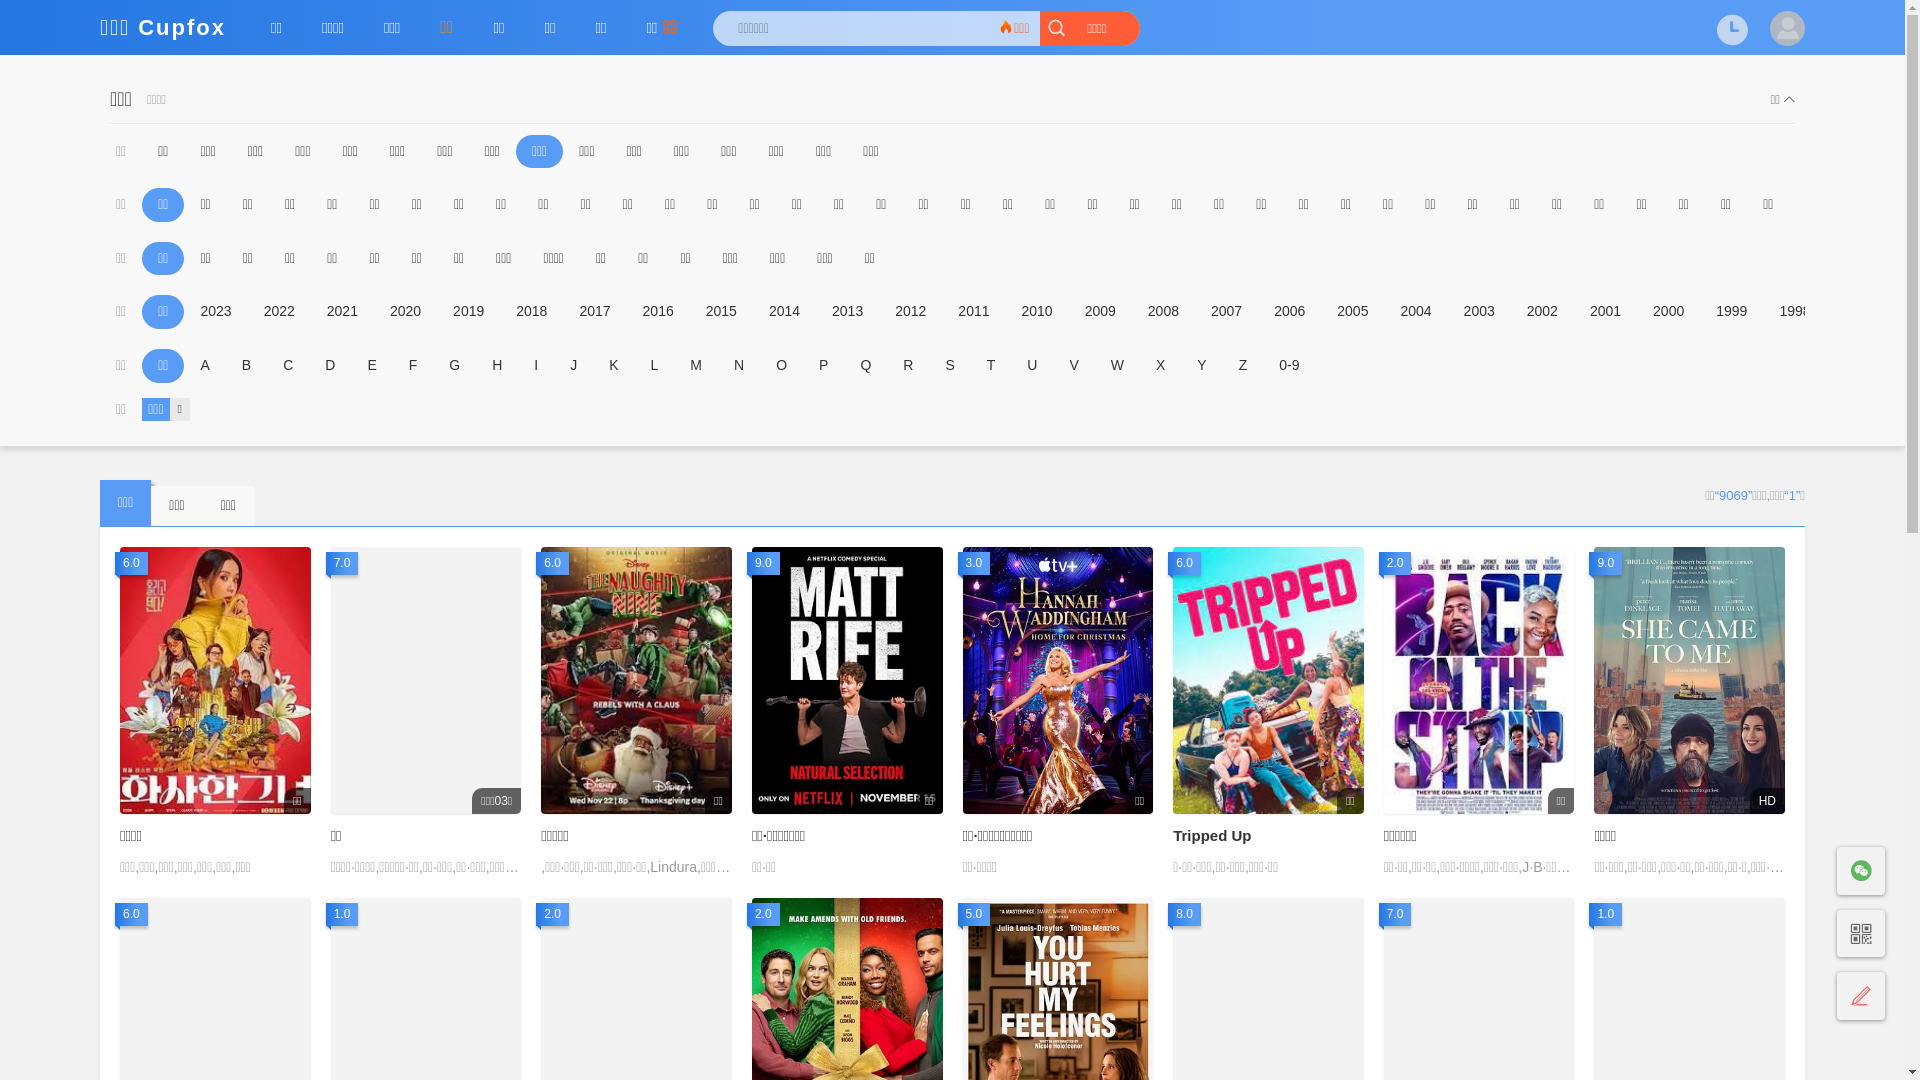 The height and width of the screenshot is (1080, 1920). Describe the element at coordinates (1072, 366) in the screenshot. I see `'V'` at that location.